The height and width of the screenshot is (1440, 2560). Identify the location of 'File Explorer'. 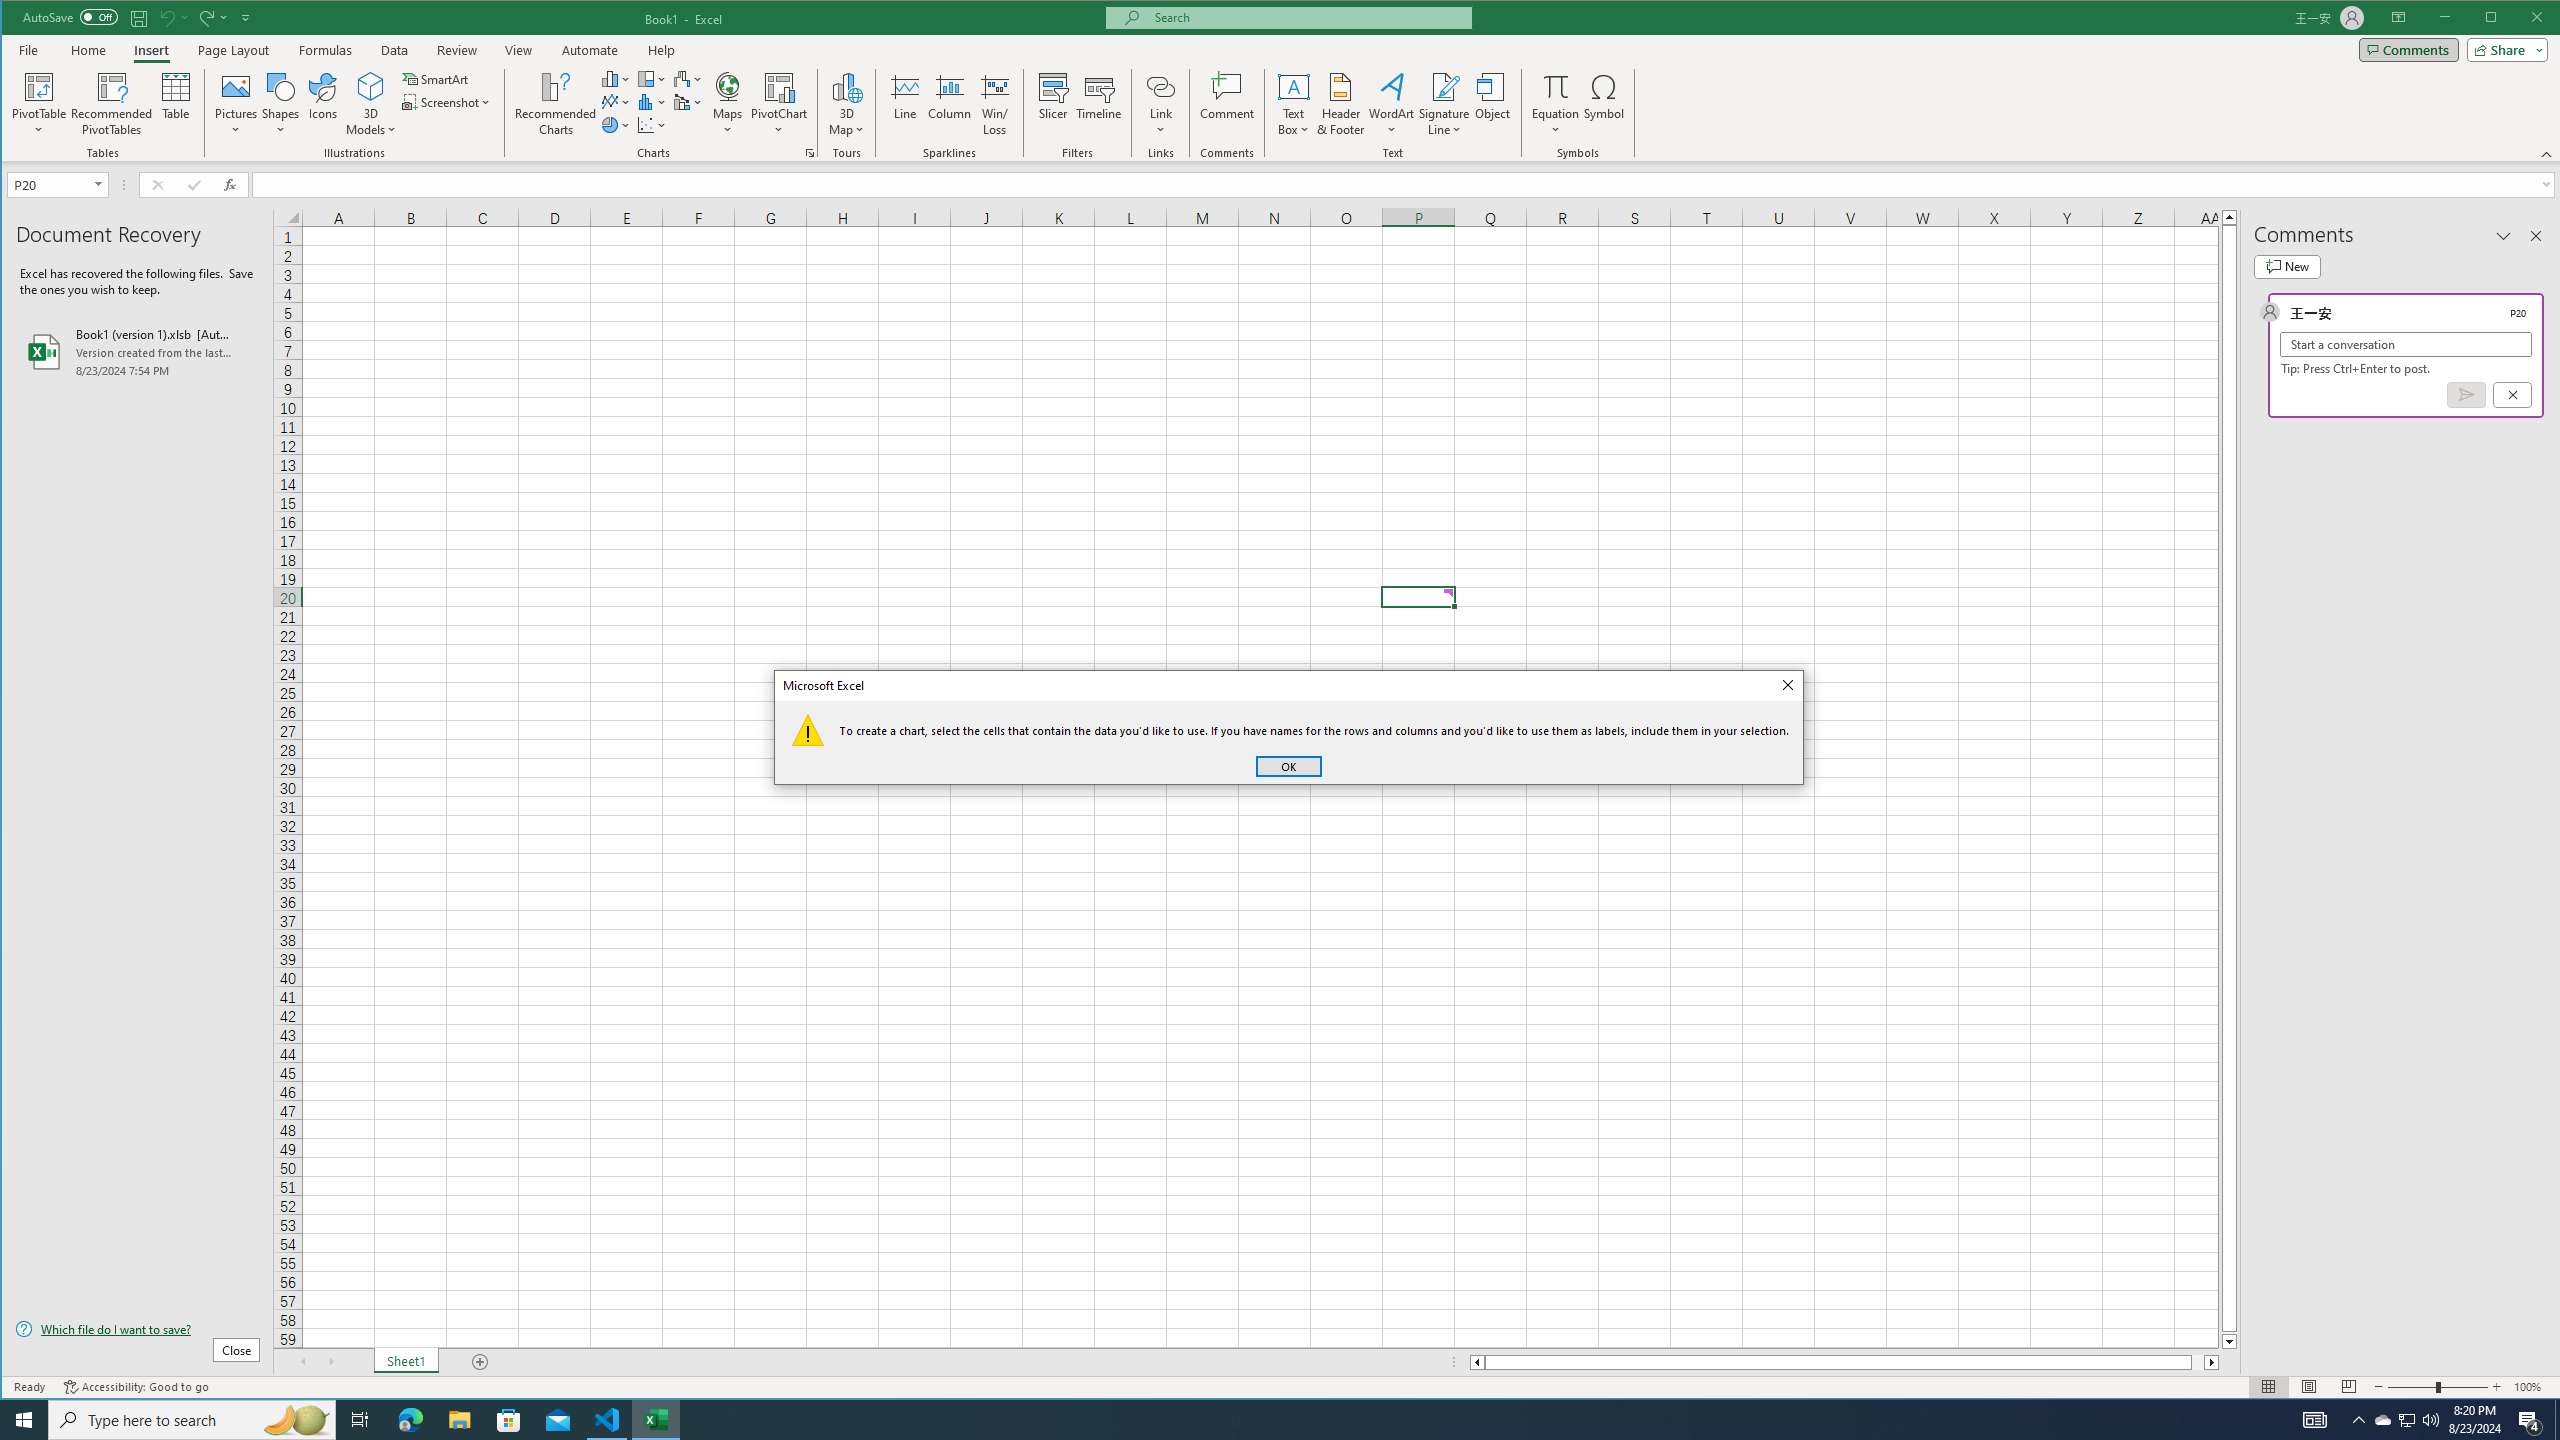
(458, 1418).